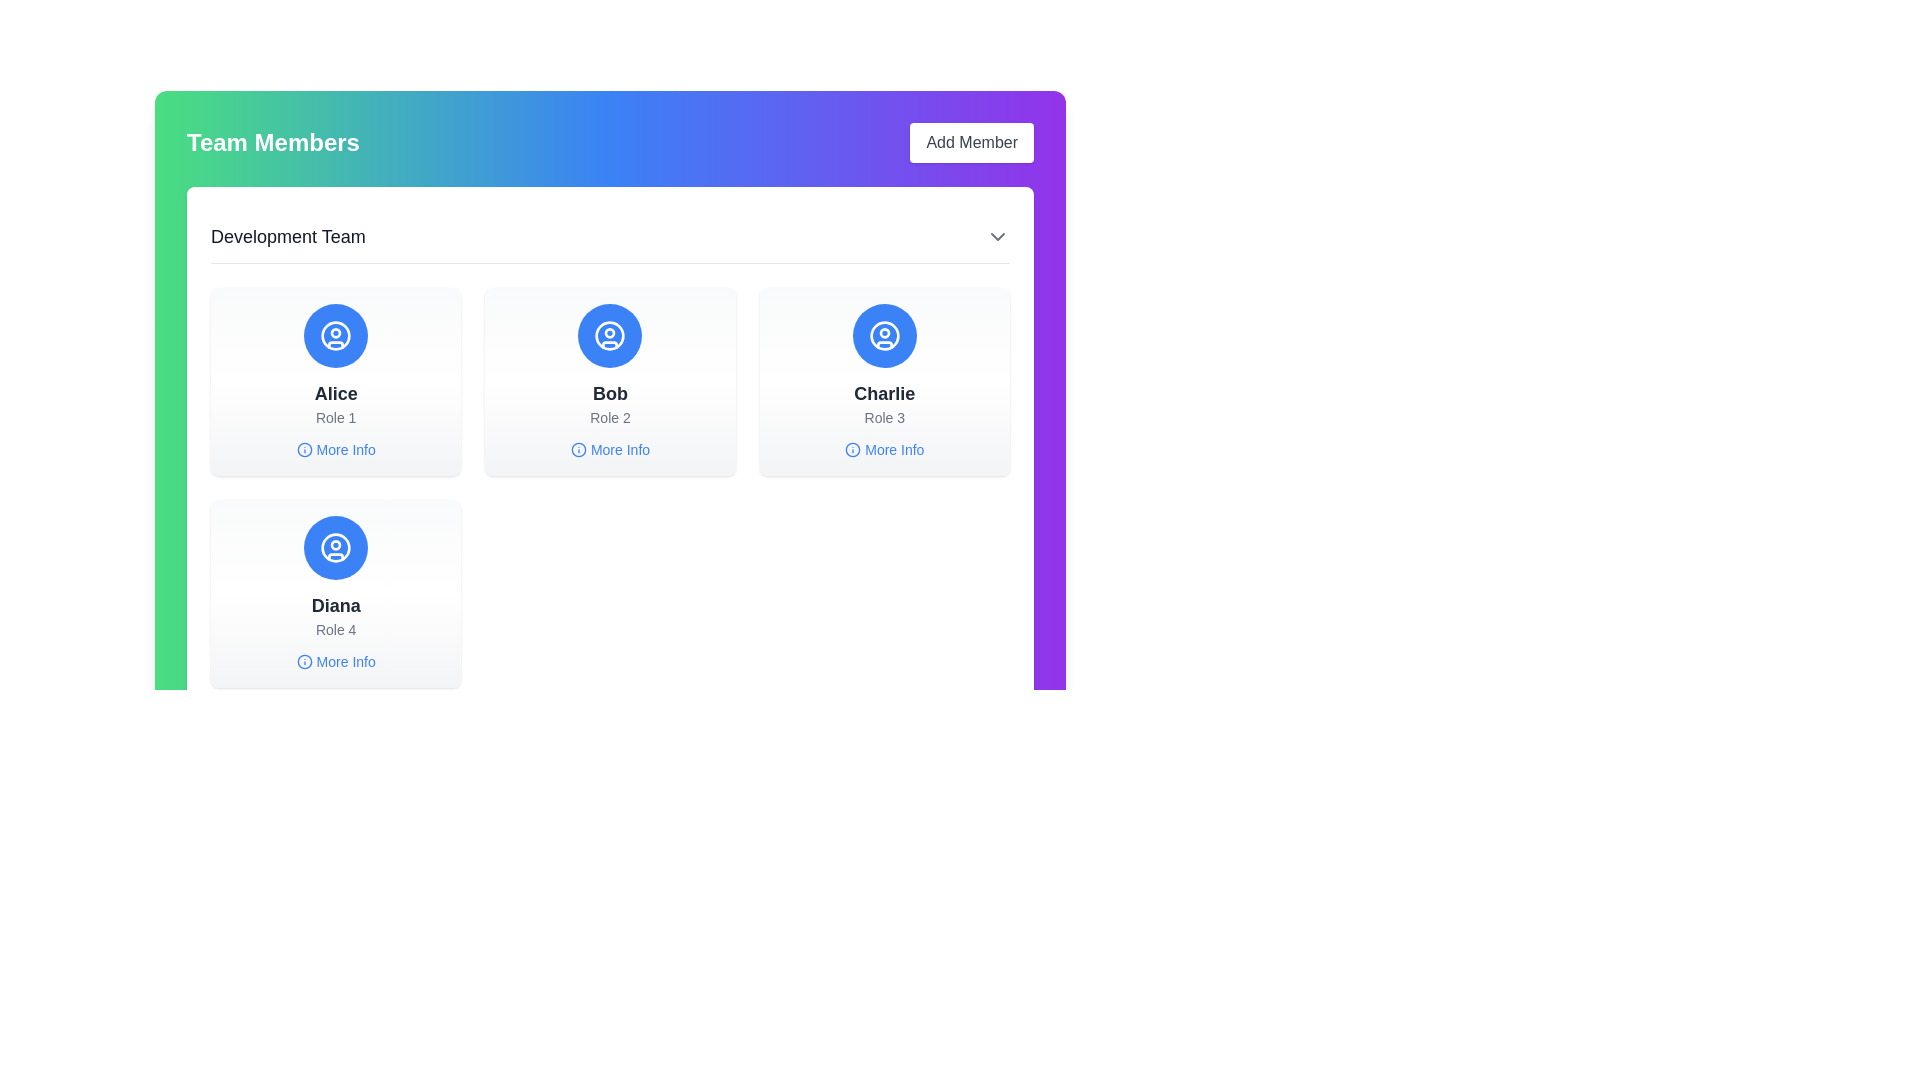 The height and width of the screenshot is (1080, 1920). What do you see at coordinates (303, 662) in the screenshot?
I see `the circular 'i' icon with a blue outline next to the 'More Info' text for team member 'Diana'` at bounding box center [303, 662].